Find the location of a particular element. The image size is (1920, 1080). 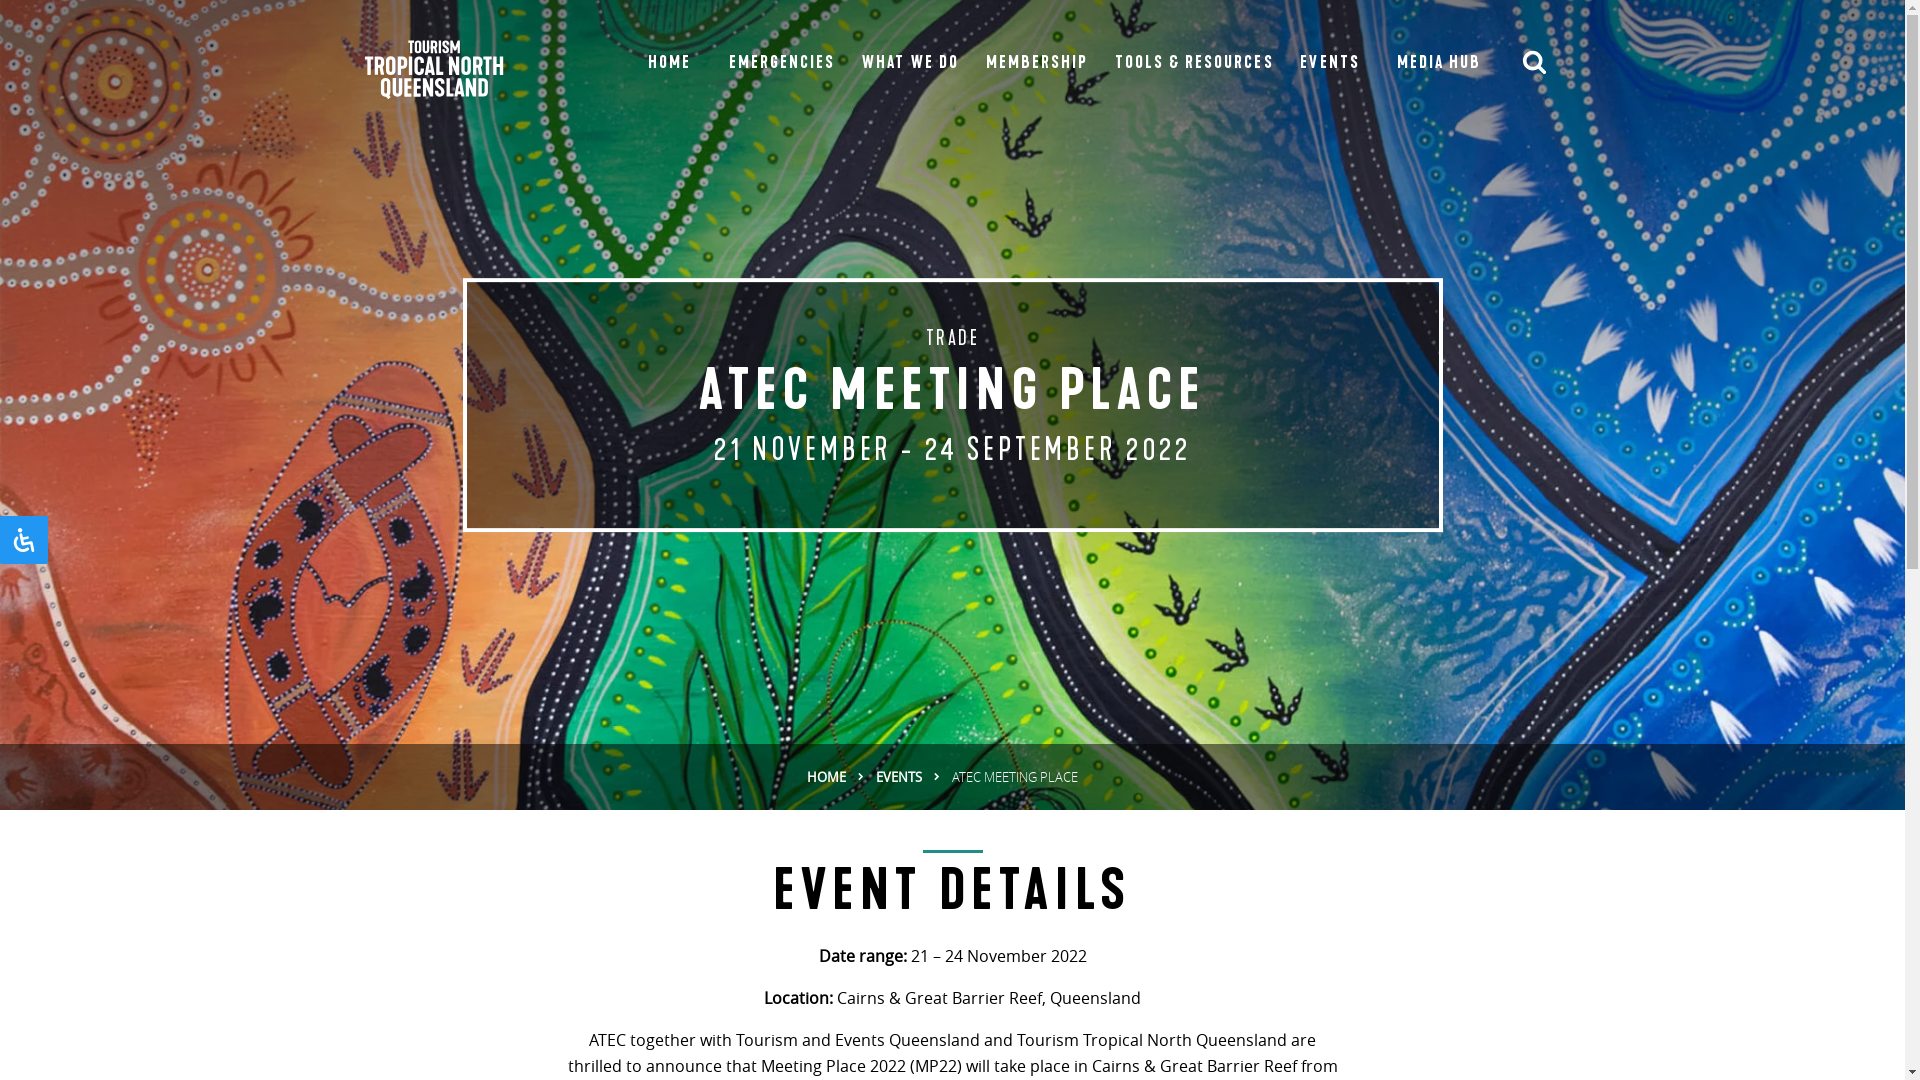

'MEMBERSHIP' is located at coordinates (1036, 61).